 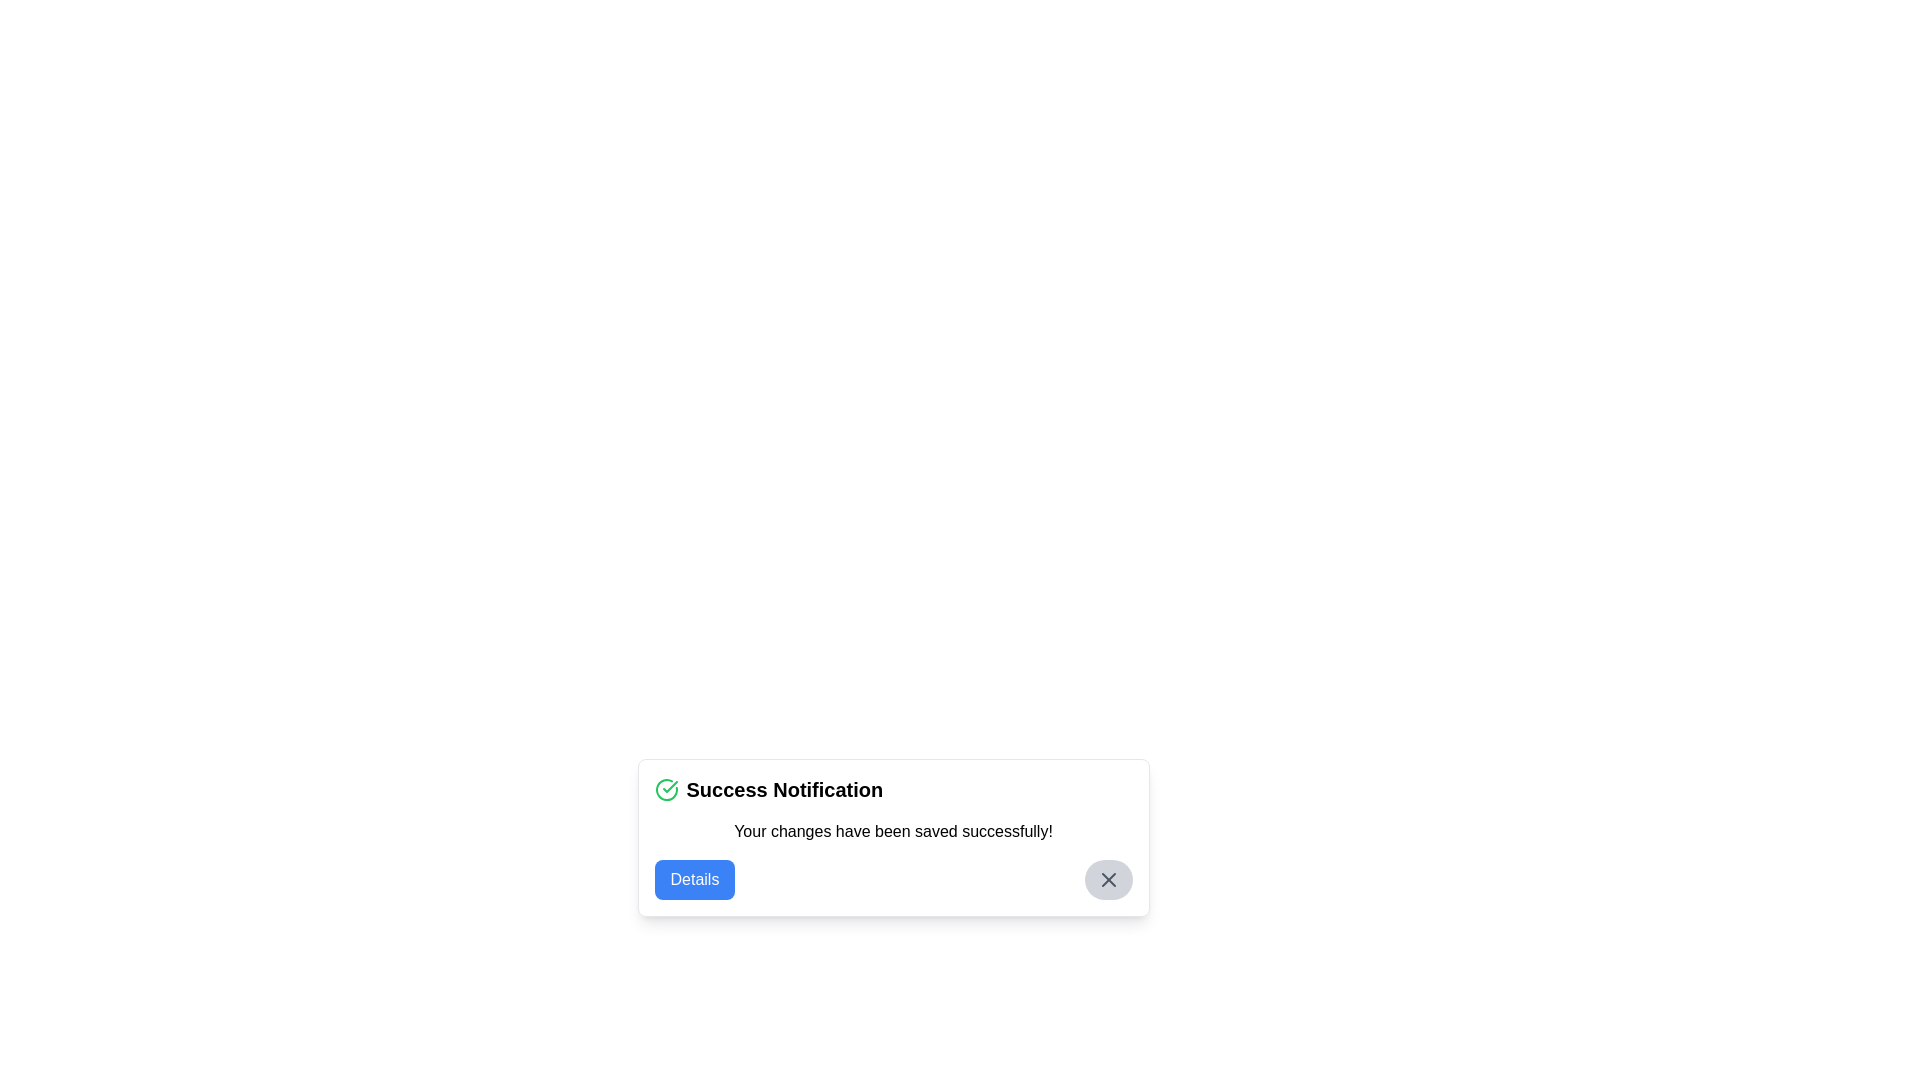 What do you see at coordinates (783, 789) in the screenshot?
I see `the text label that serves as a heading for the success notification, located at the top of the notification box, immediately to the right of the green checkmark icon` at bounding box center [783, 789].